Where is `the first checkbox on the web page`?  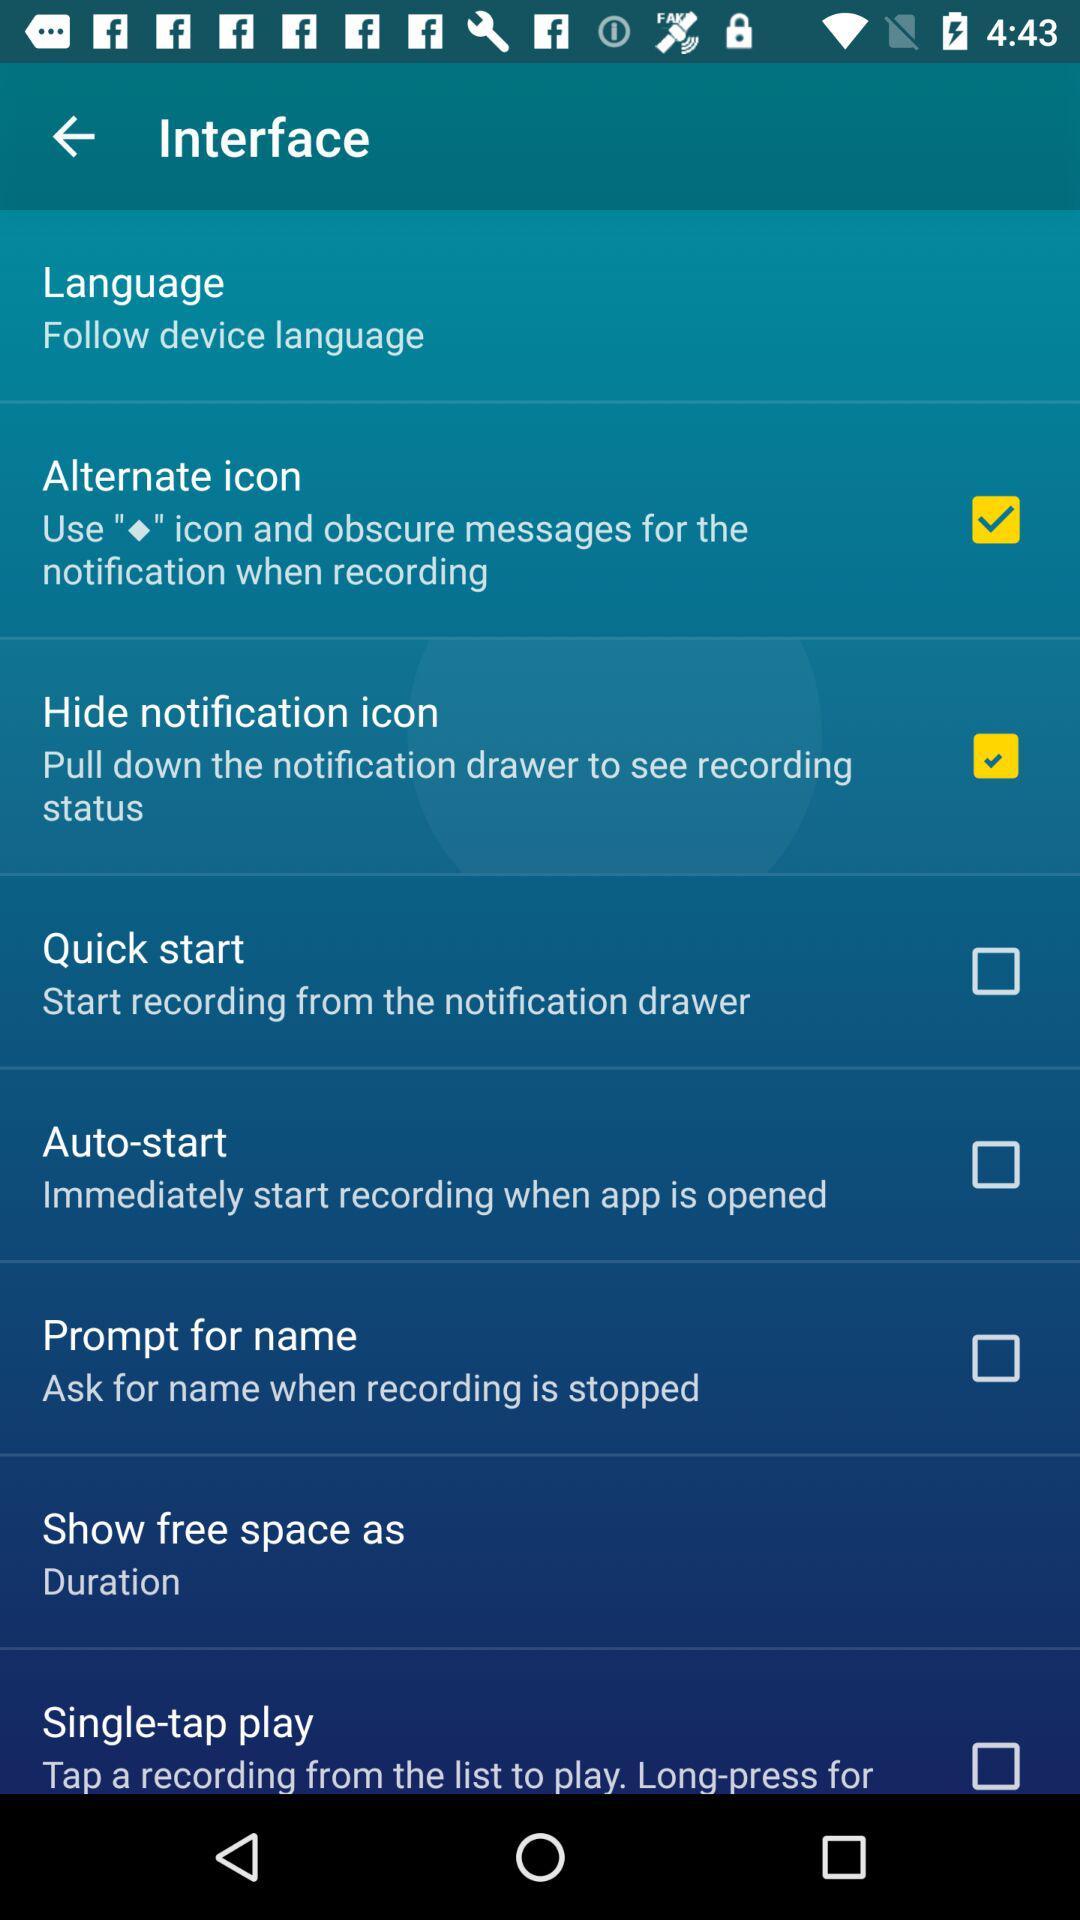 the first checkbox on the web page is located at coordinates (995, 519).